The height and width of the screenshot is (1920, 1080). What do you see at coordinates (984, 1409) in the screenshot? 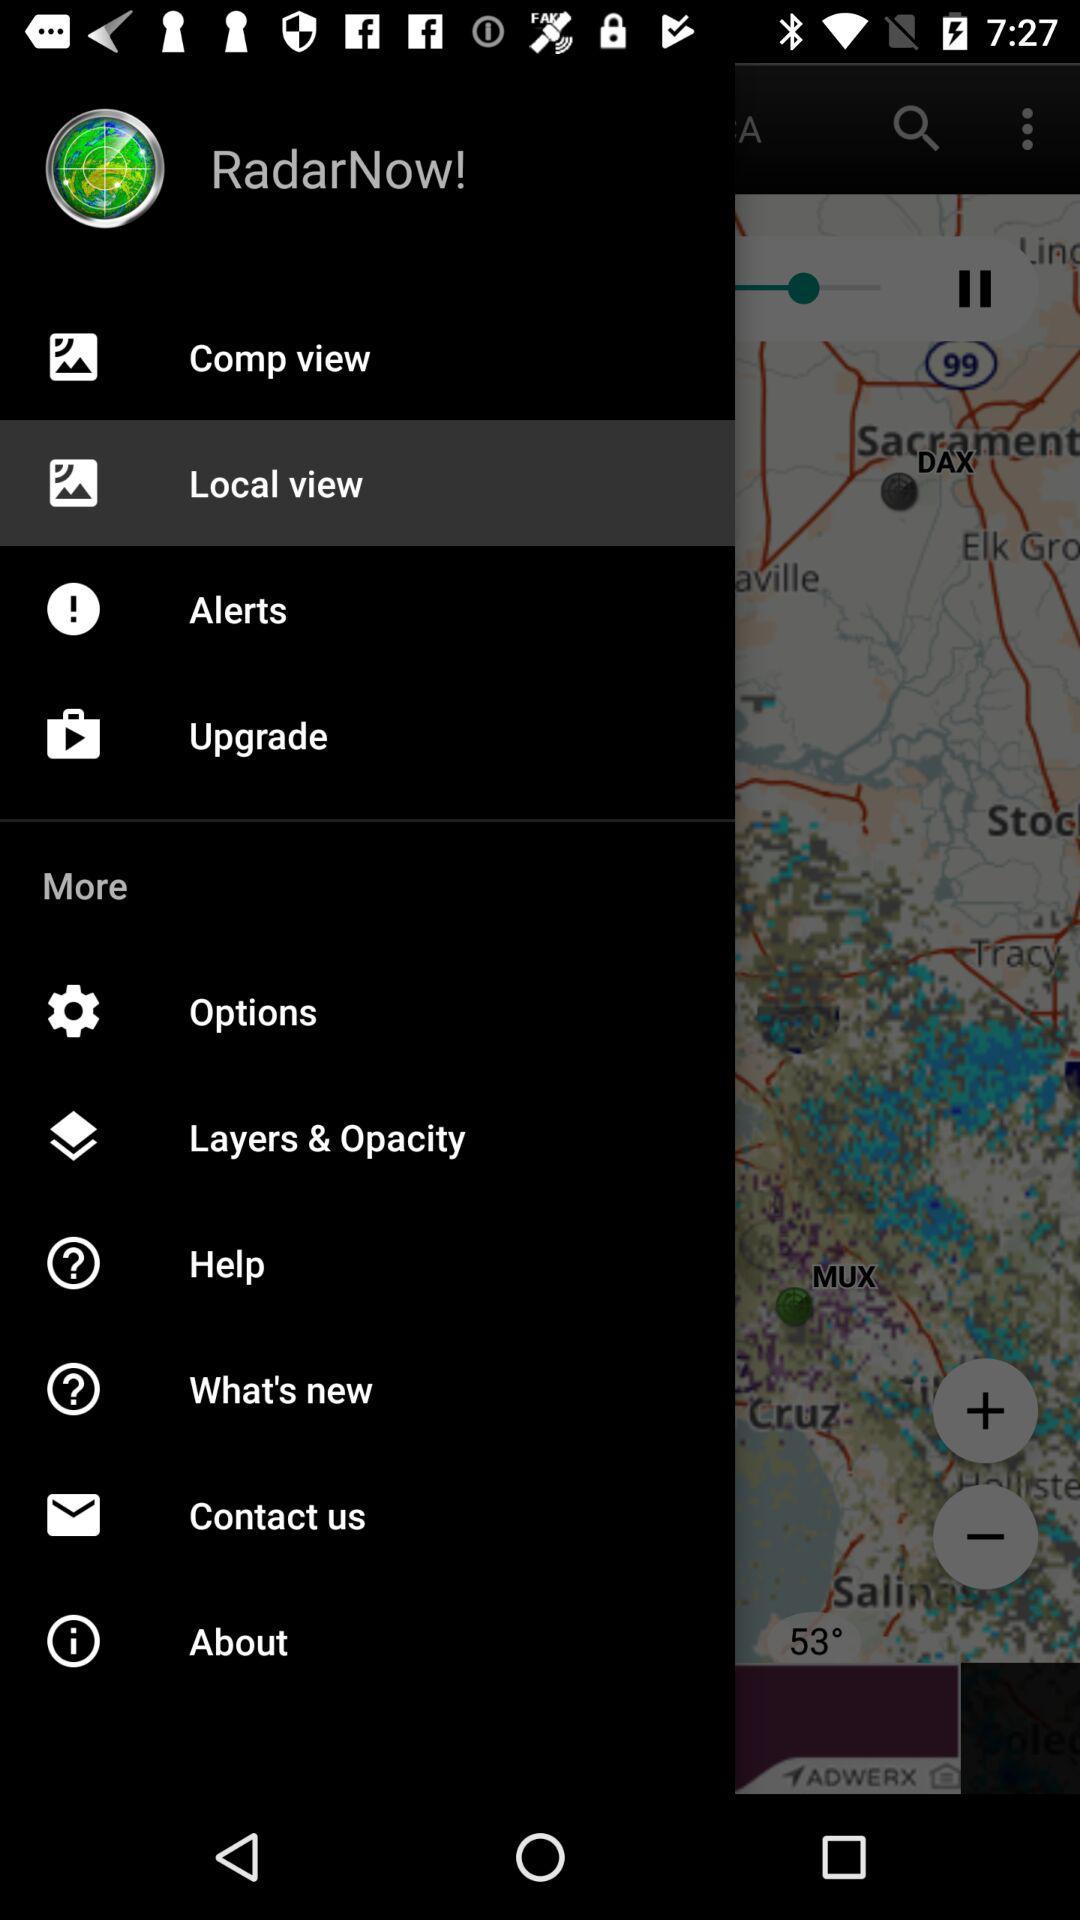
I see `the add icon` at bounding box center [984, 1409].